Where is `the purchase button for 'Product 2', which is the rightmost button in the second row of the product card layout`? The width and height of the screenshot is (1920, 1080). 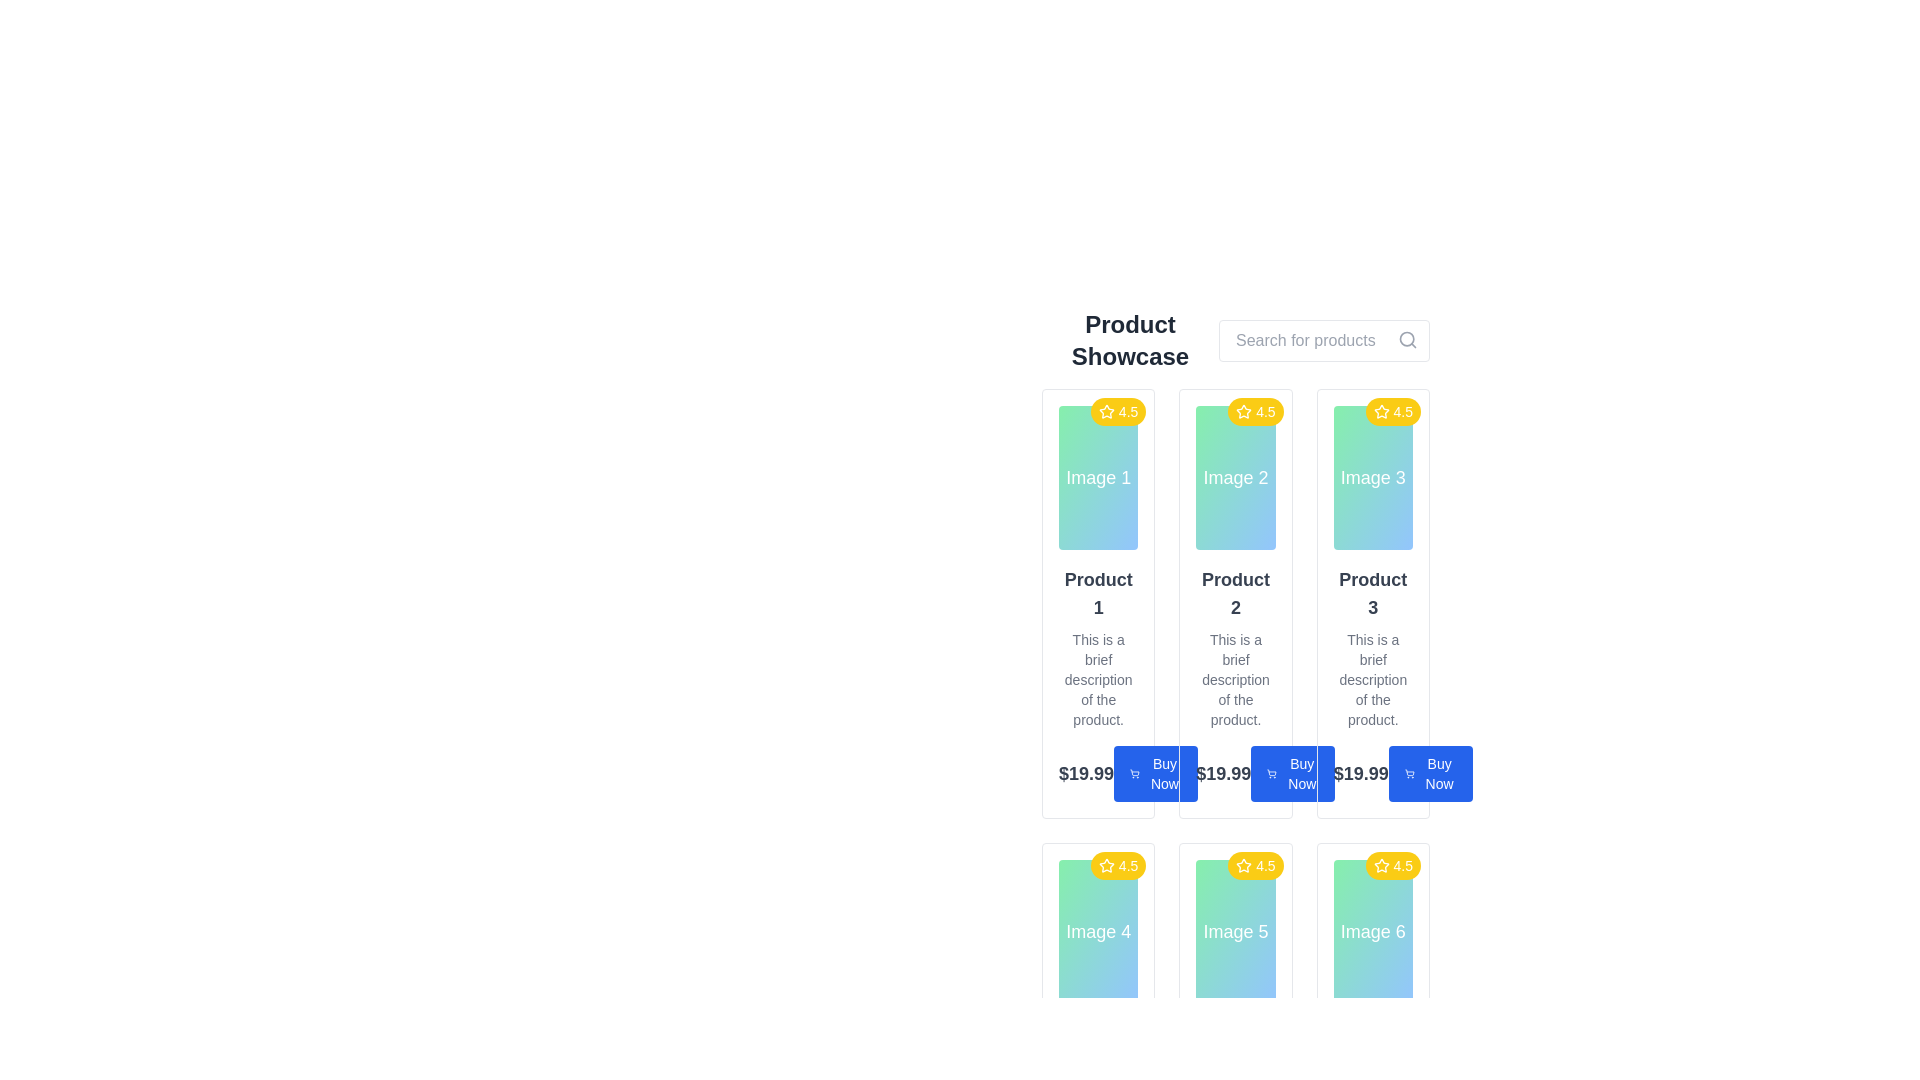 the purchase button for 'Product 2', which is the rightmost button in the second row of the product card layout is located at coordinates (1156, 773).